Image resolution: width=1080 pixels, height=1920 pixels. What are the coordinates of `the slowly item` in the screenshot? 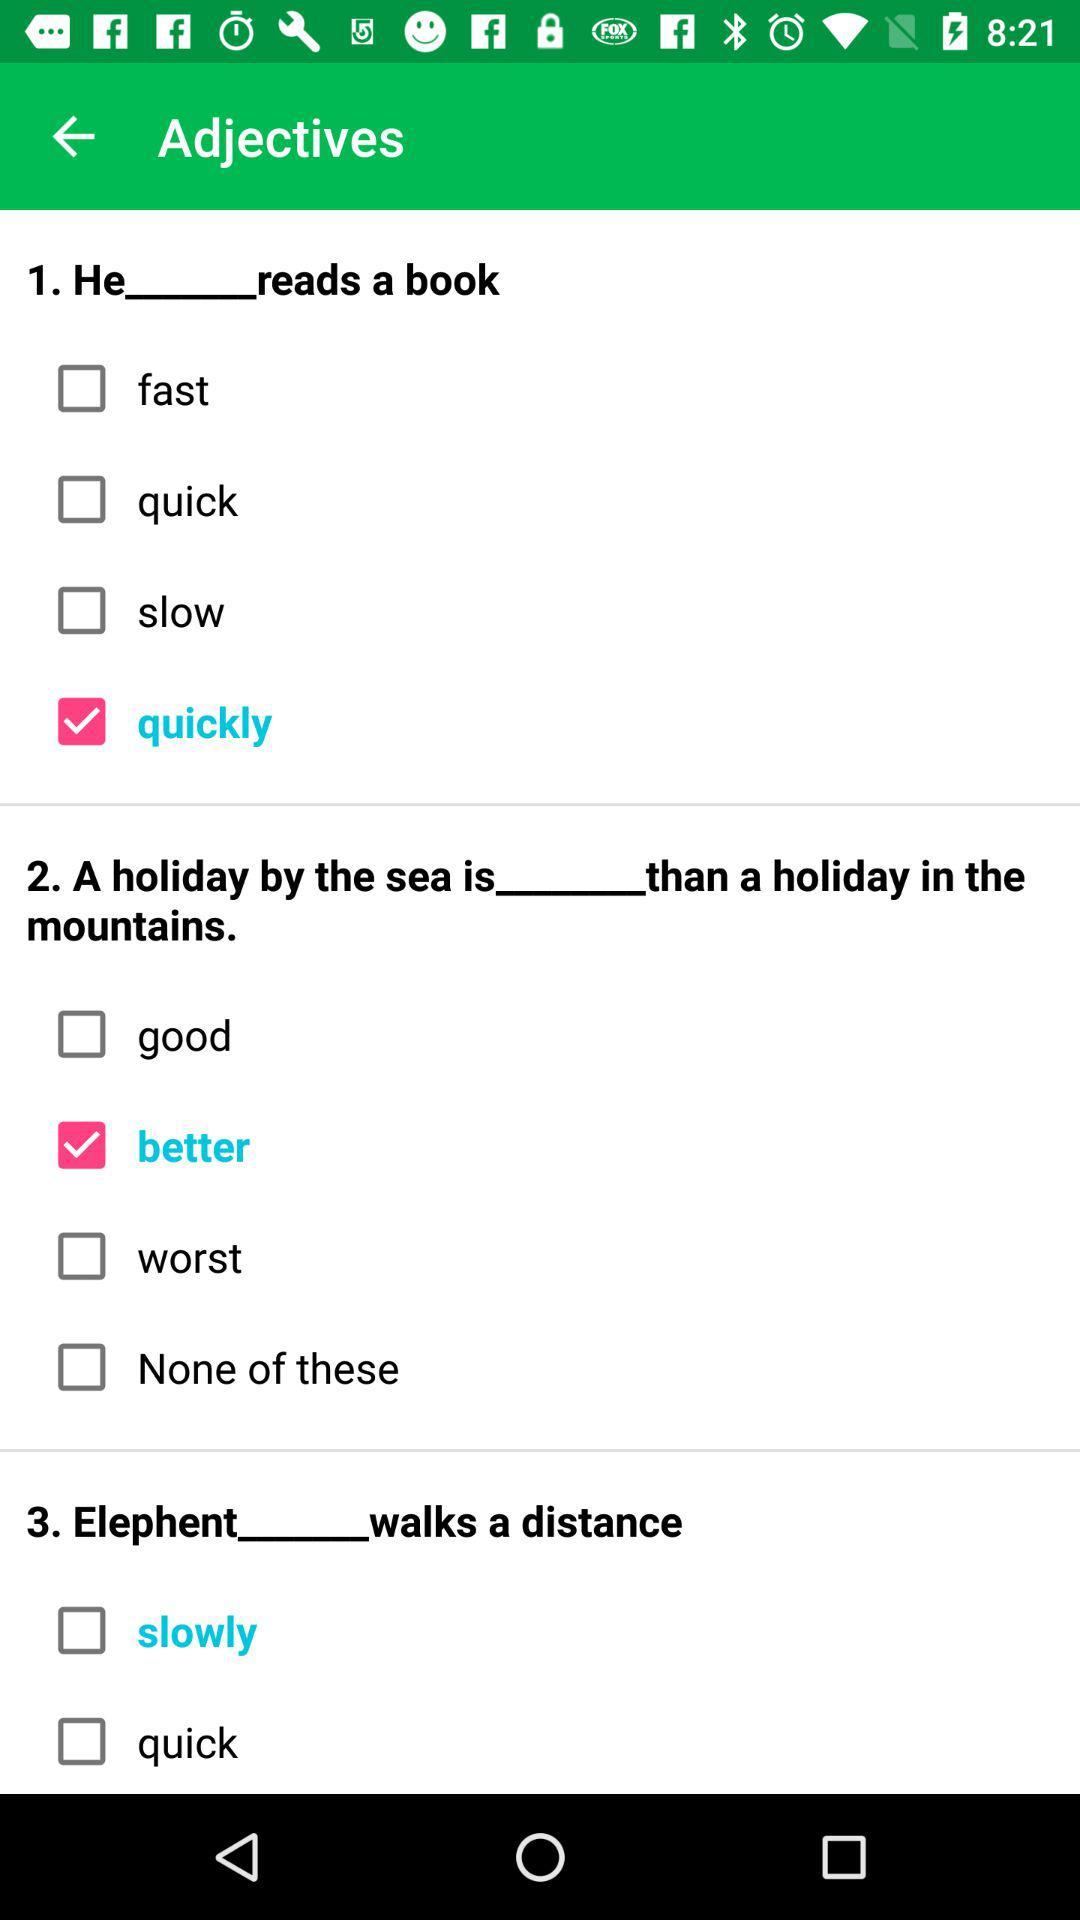 It's located at (587, 1630).